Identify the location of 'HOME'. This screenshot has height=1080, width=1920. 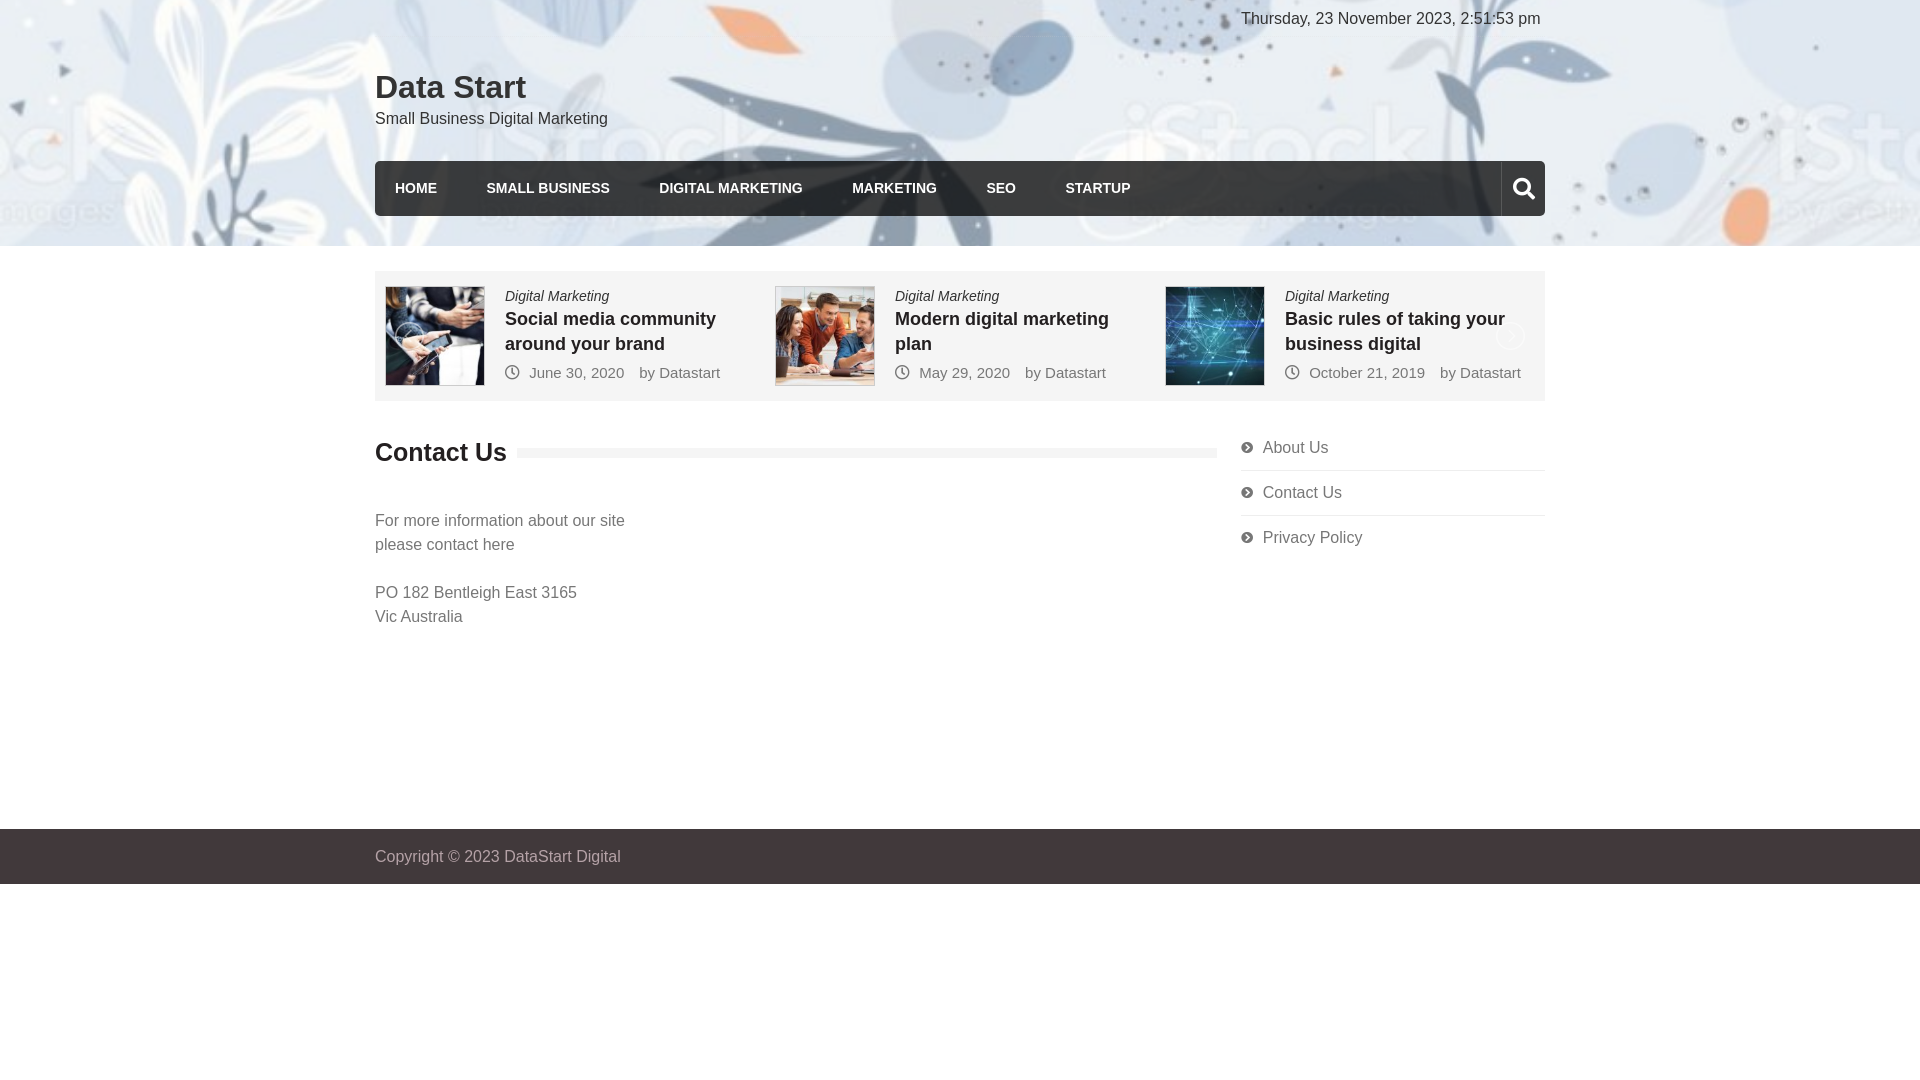
(415, 188).